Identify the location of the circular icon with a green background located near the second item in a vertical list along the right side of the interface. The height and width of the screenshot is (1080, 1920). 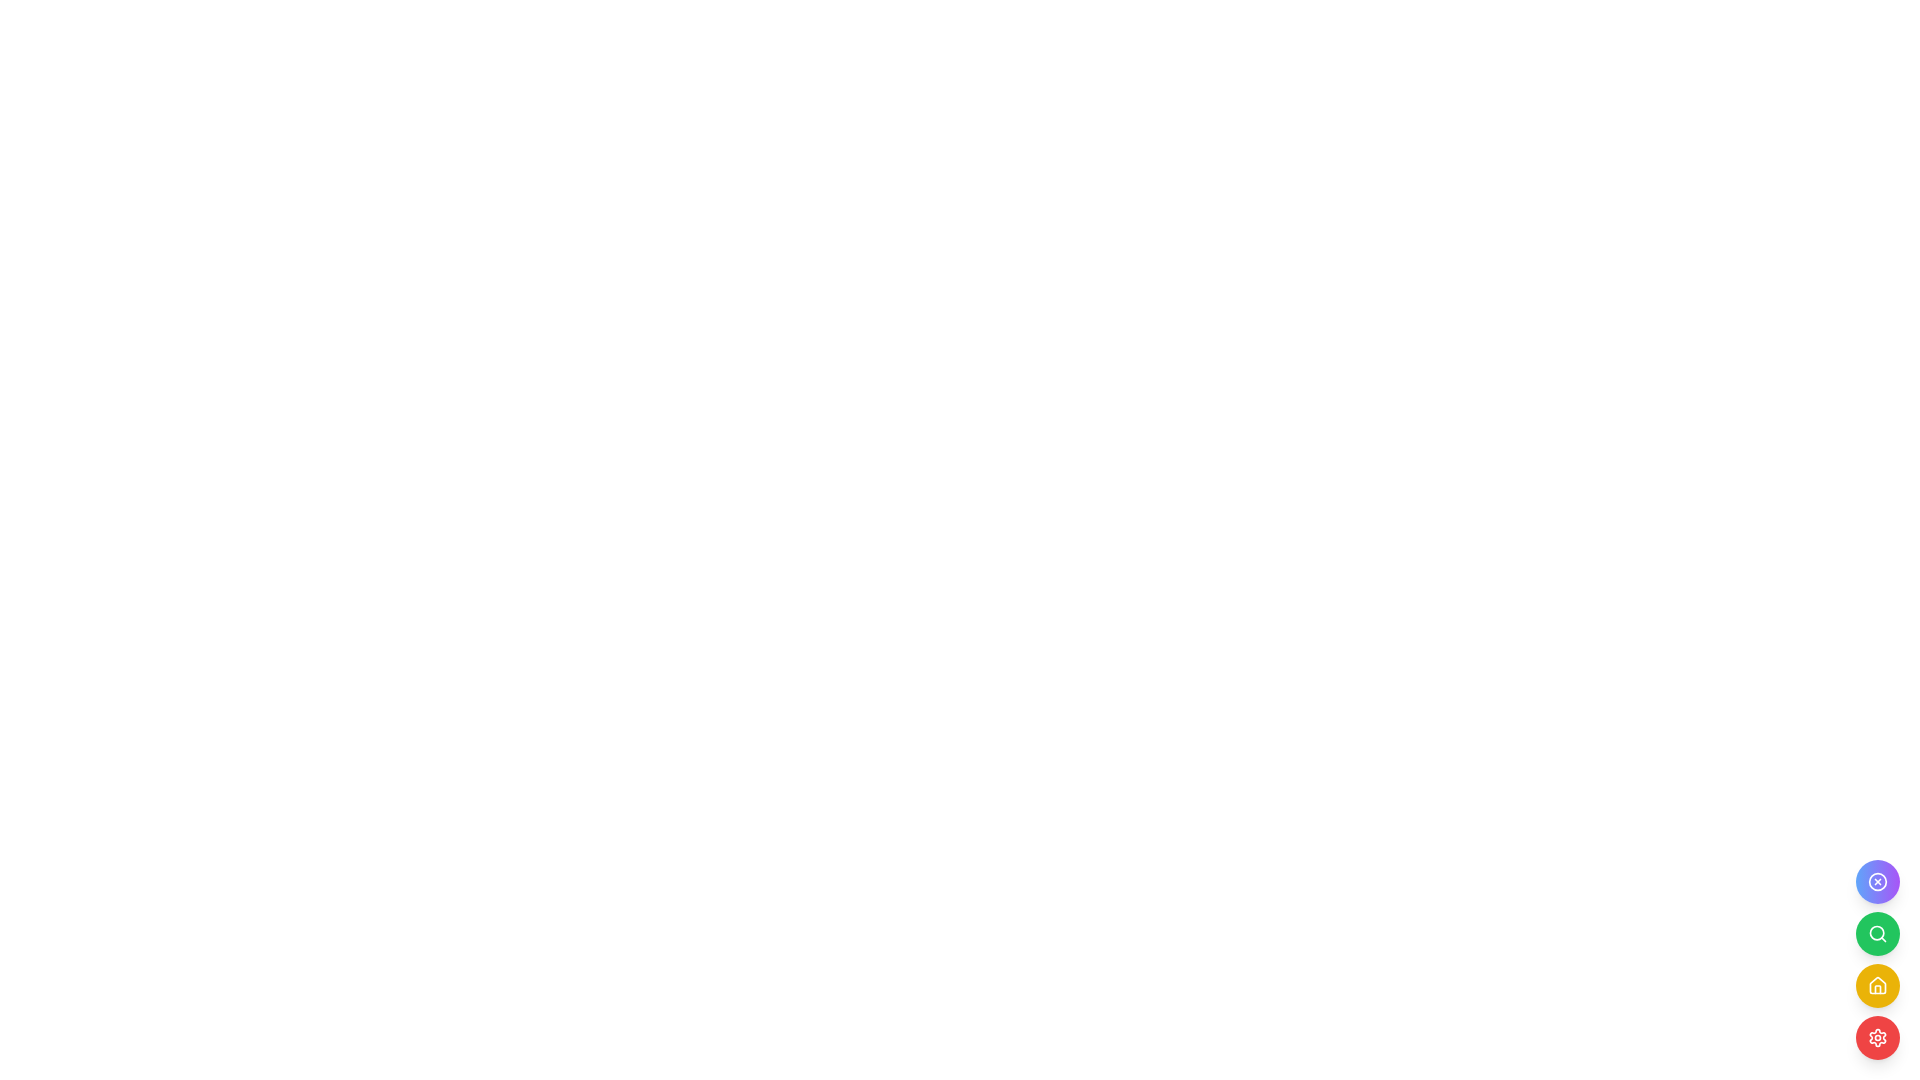
(1876, 933).